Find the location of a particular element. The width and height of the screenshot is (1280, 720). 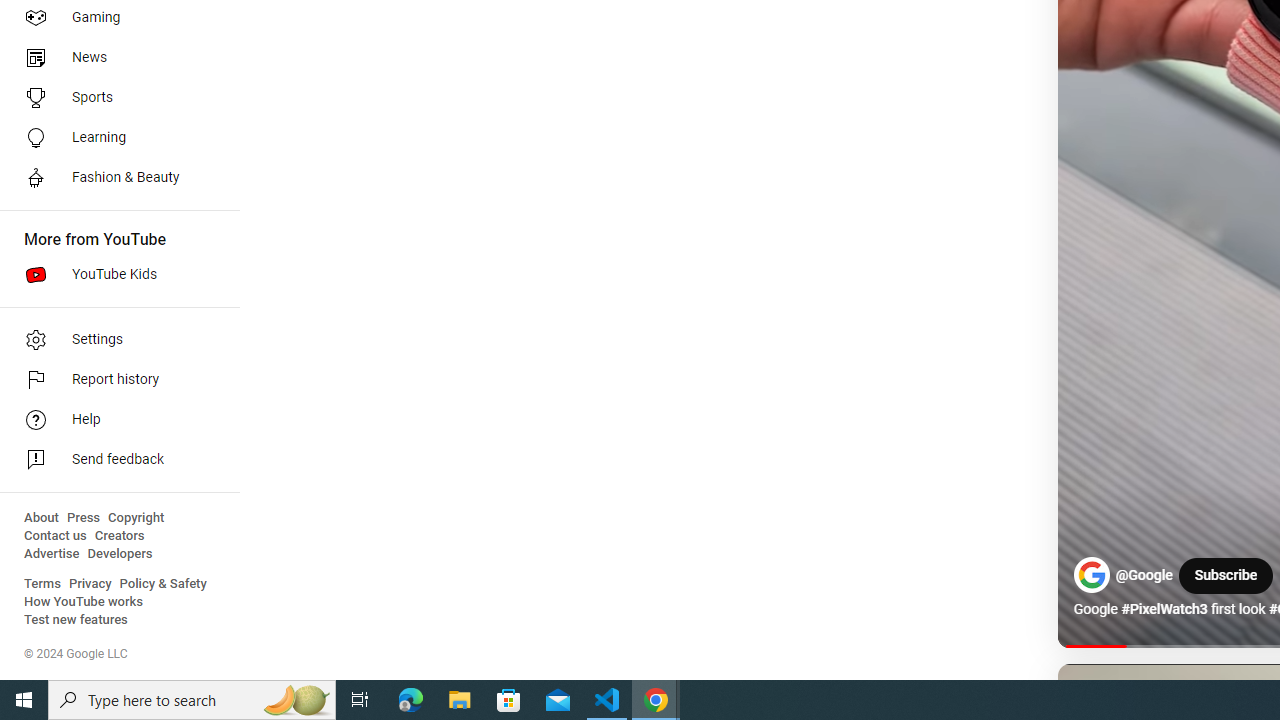

'Creators' is located at coordinates (118, 535).